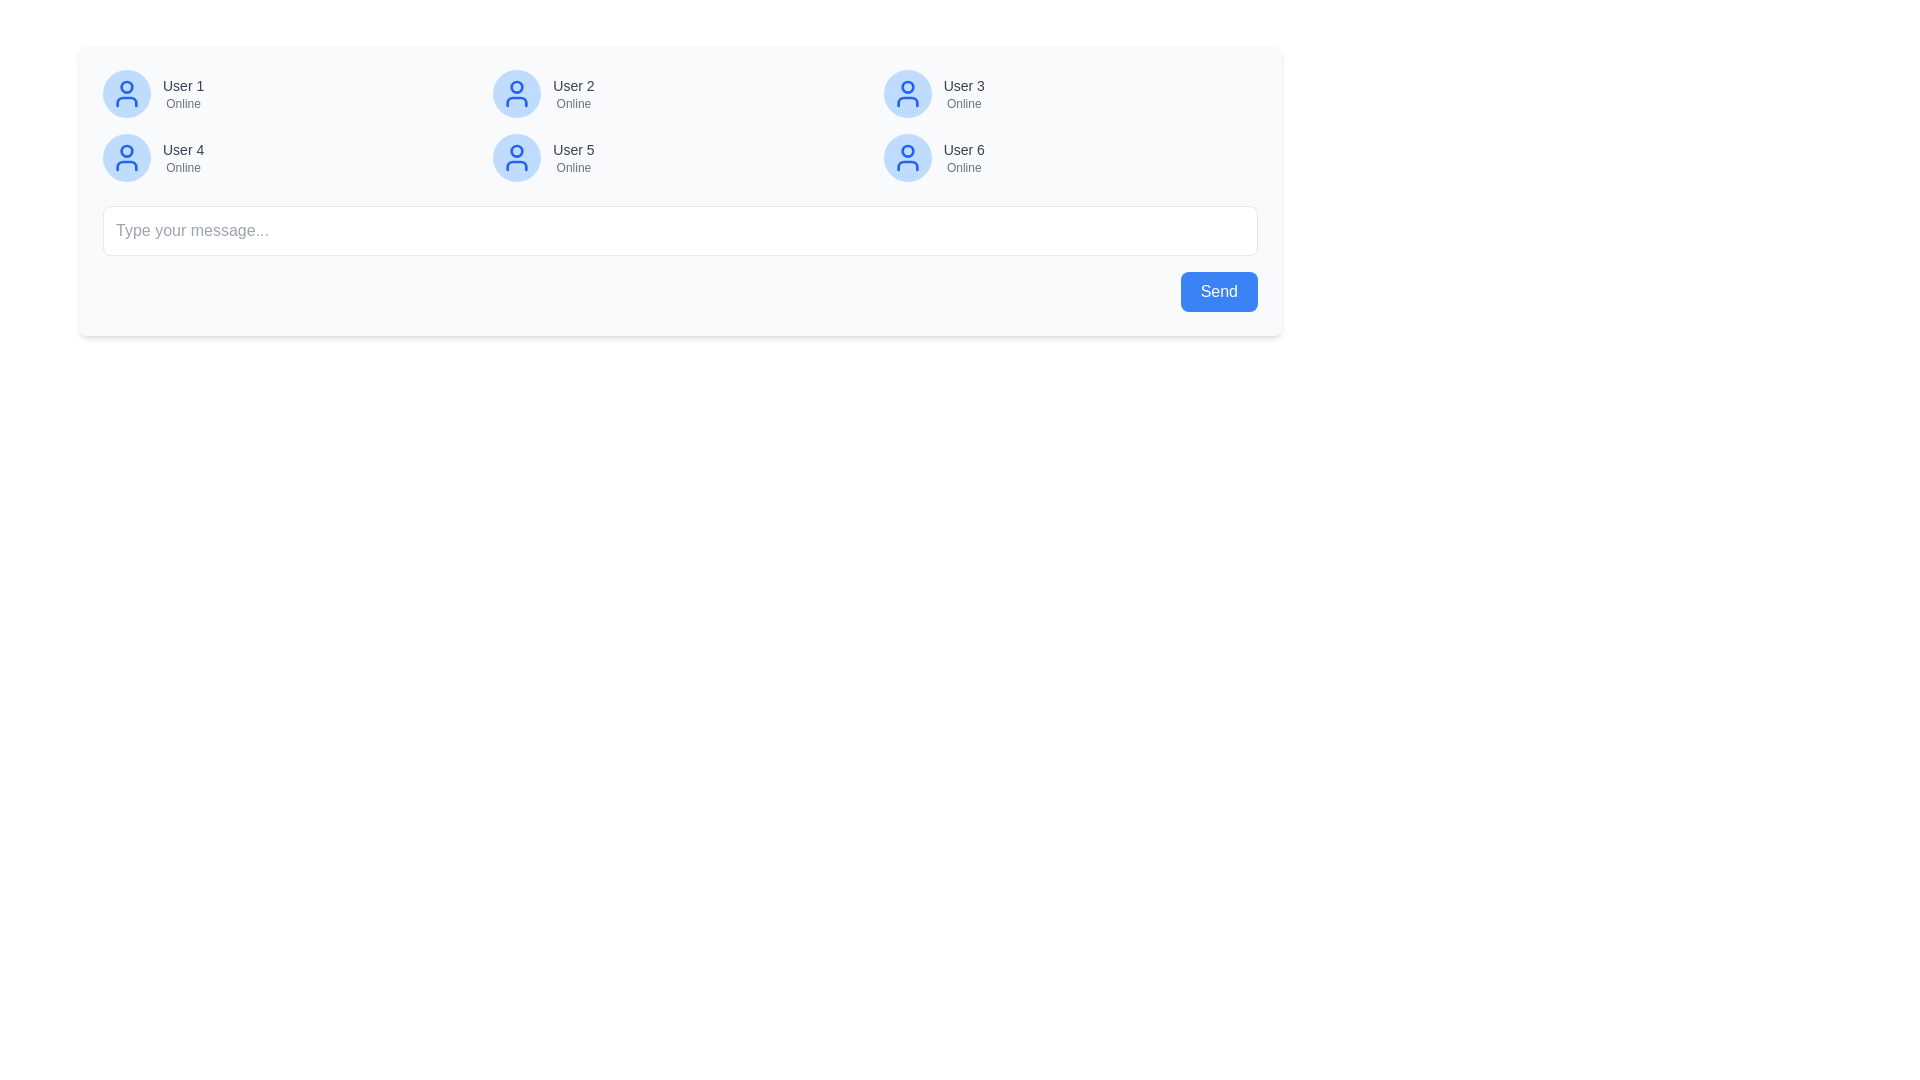 This screenshot has width=1920, height=1080. What do you see at coordinates (572, 157) in the screenshot?
I see `the displayed information of the username 'User 5' along with their online status in the text block on the right-hand side of the interface` at bounding box center [572, 157].